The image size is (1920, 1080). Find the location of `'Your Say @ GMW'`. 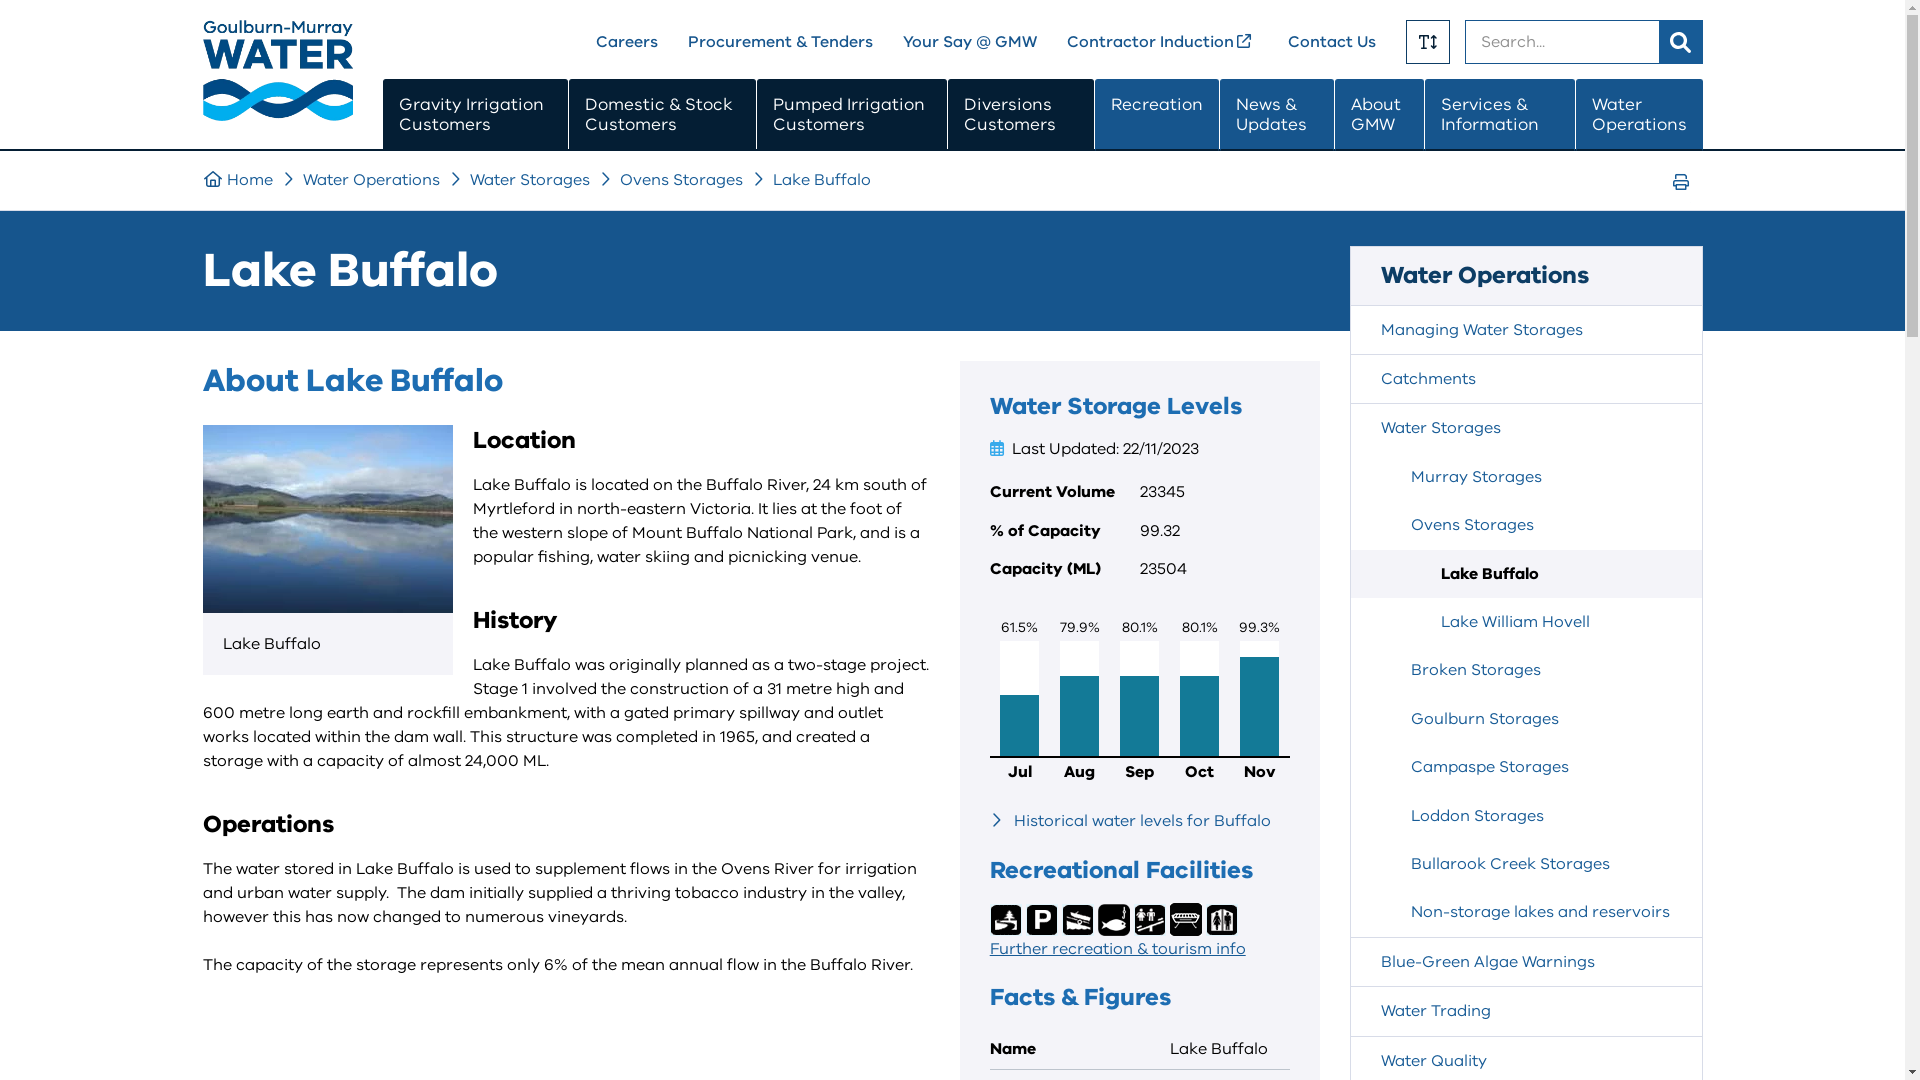

'Your Say @ GMW' is located at coordinates (969, 42).